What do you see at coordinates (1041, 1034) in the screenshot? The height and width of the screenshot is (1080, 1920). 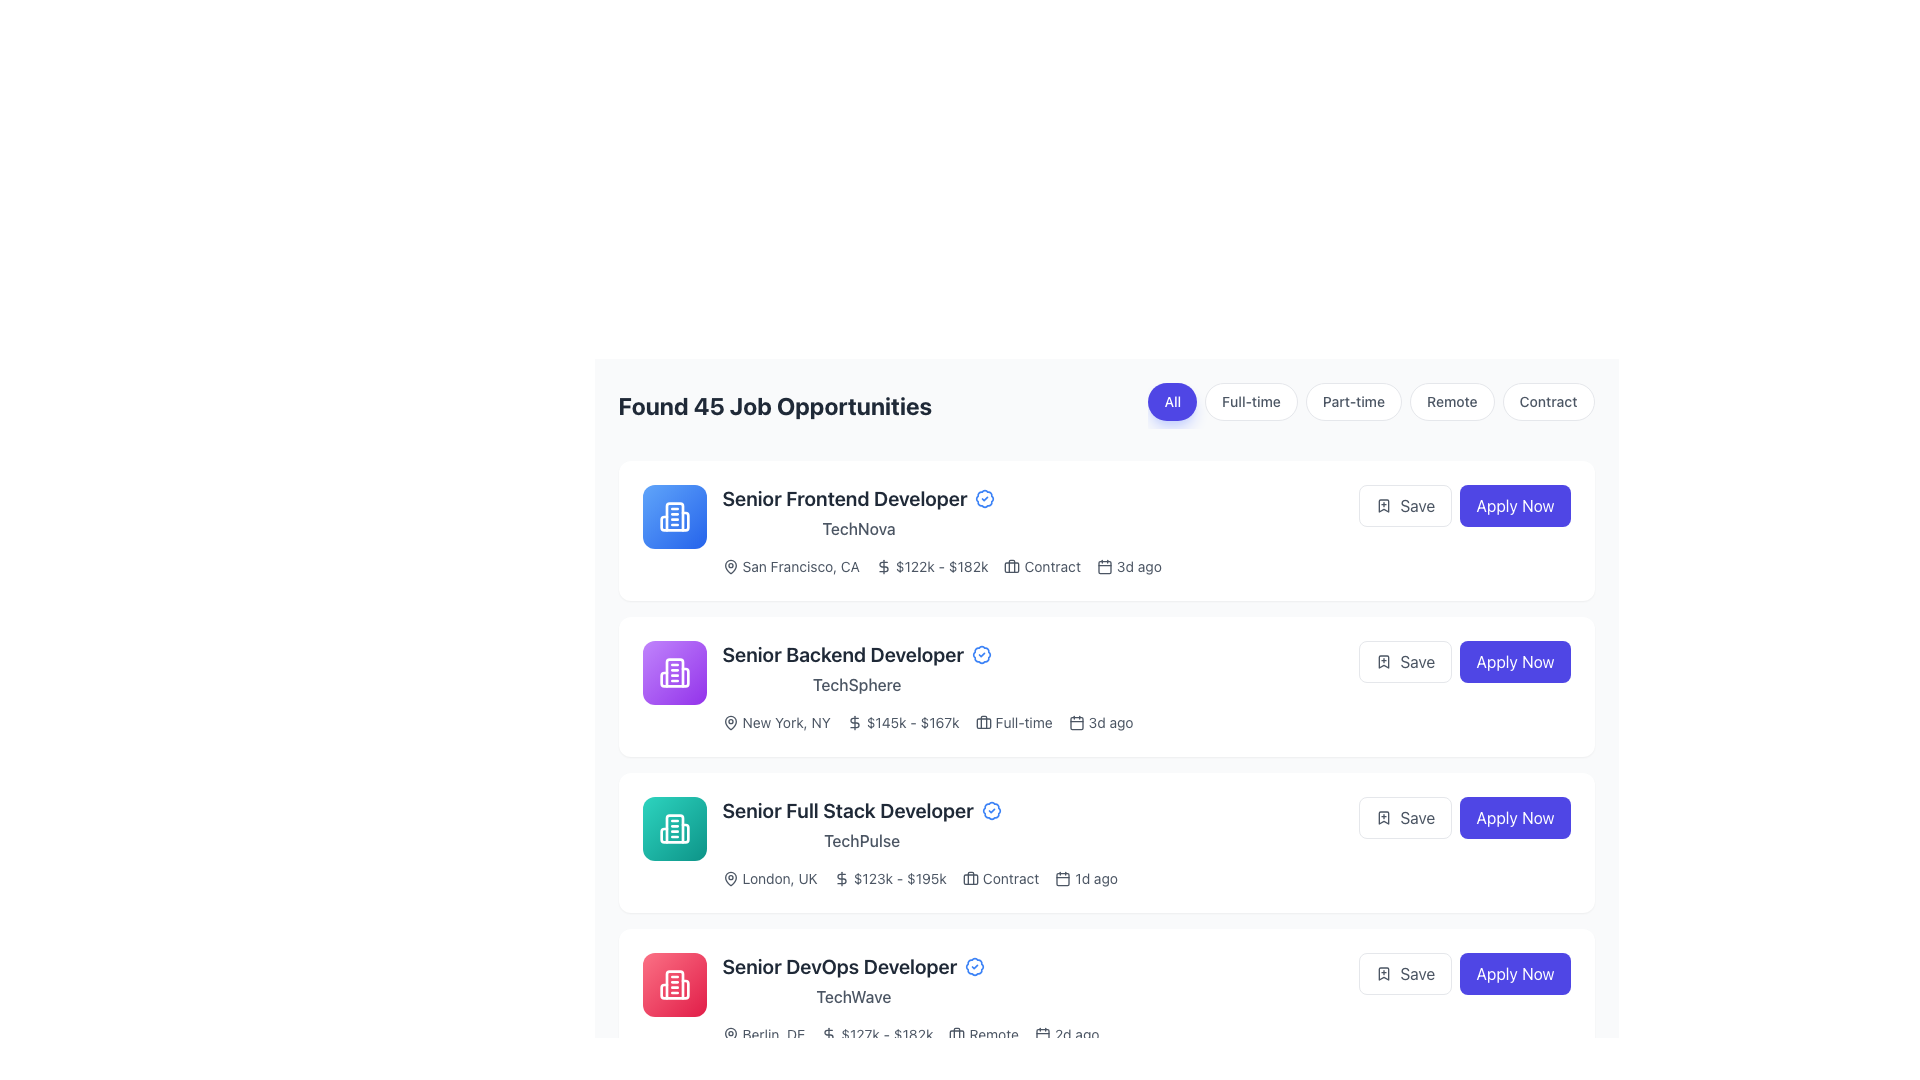 I see `the date/time indicator icon located in the bottom right corner of the 'Senior DevOps Developer' job listing card, adjacent to the text '2d ago'` at bounding box center [1041, 1034].